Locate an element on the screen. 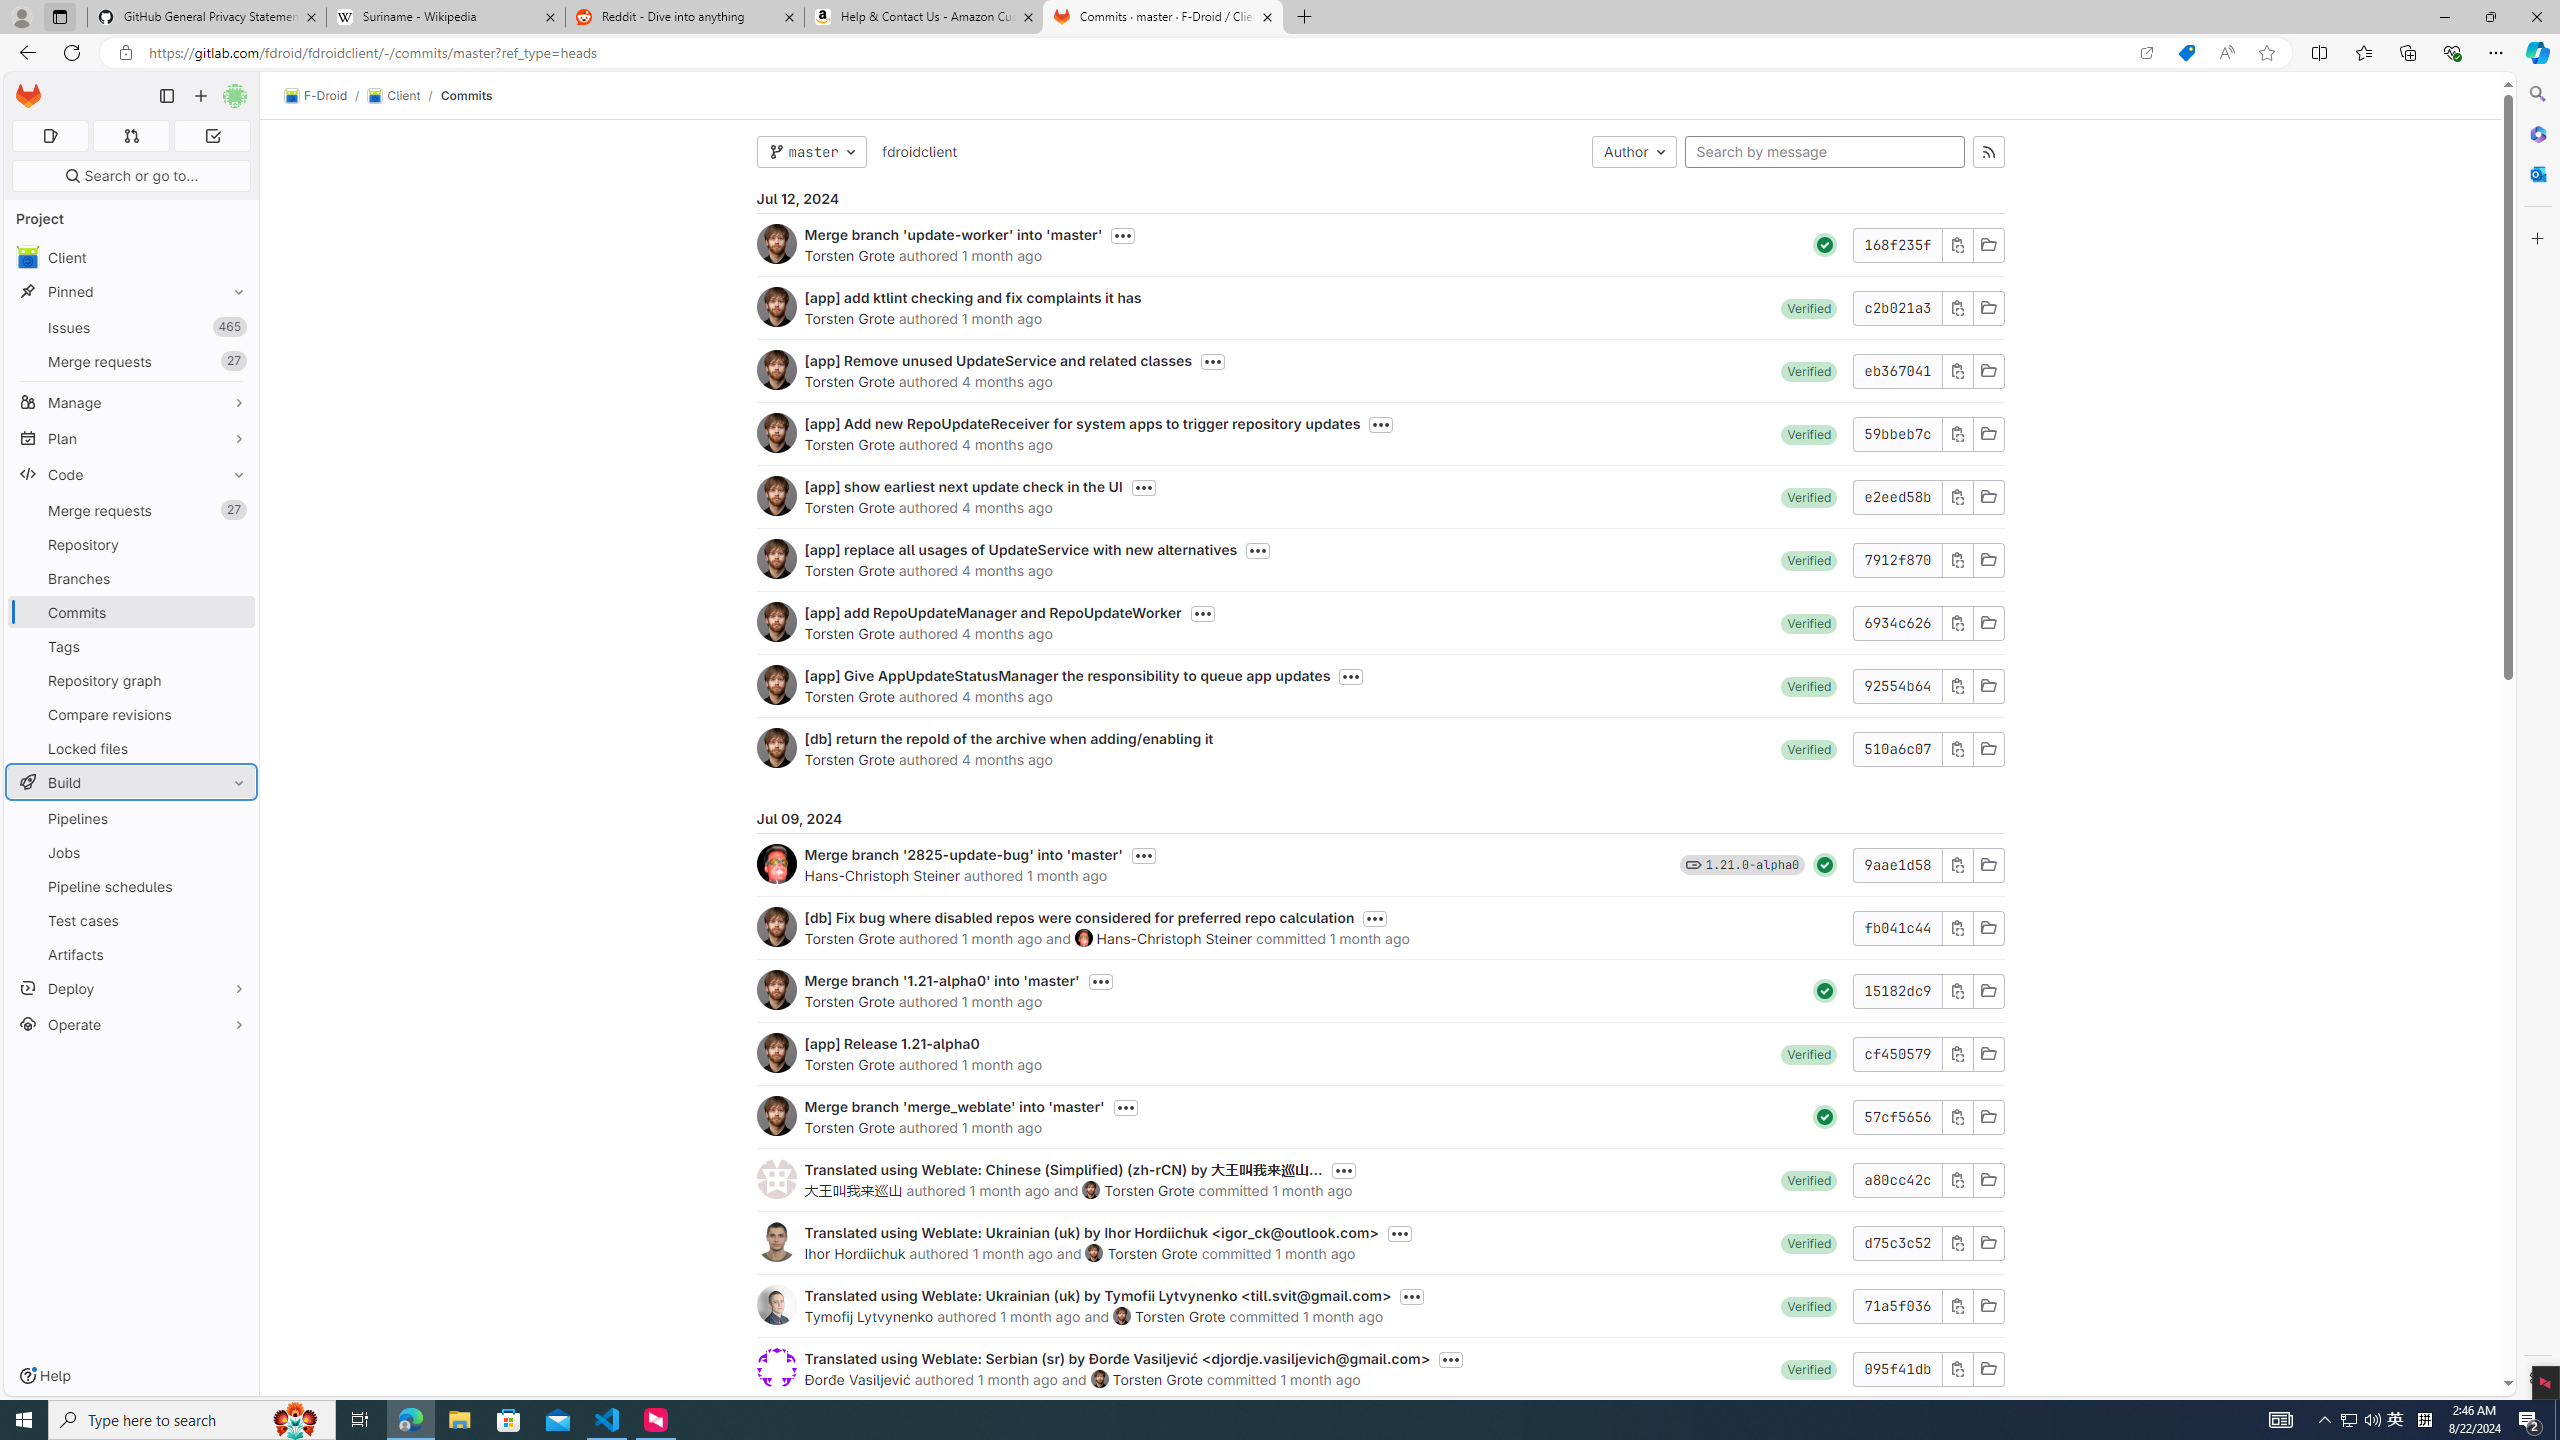 This screenshot has width=2560, height=1440. 'Test cases' is located at coordinates (130, 919).